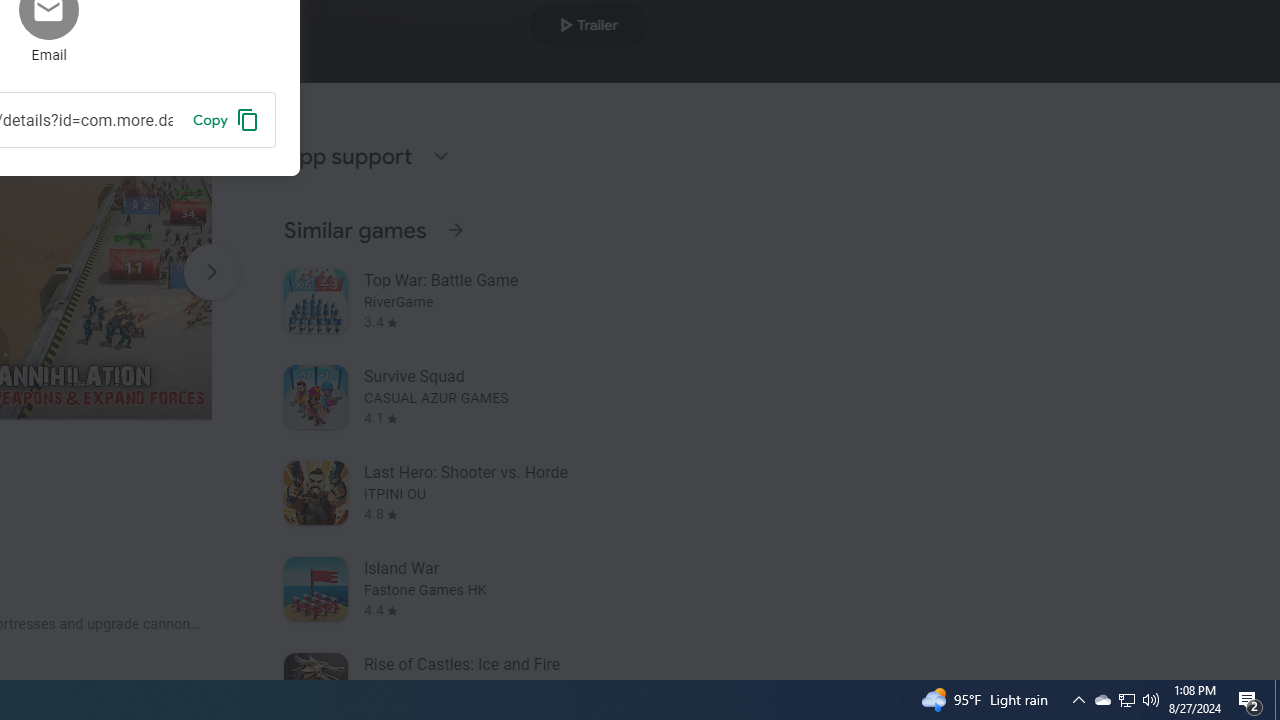 The height and width of the screenshot is (720, 1280). Describe the element at coordinates (225, 119) in the screenshot. I see `'Copy link to clipboard'` at that location.